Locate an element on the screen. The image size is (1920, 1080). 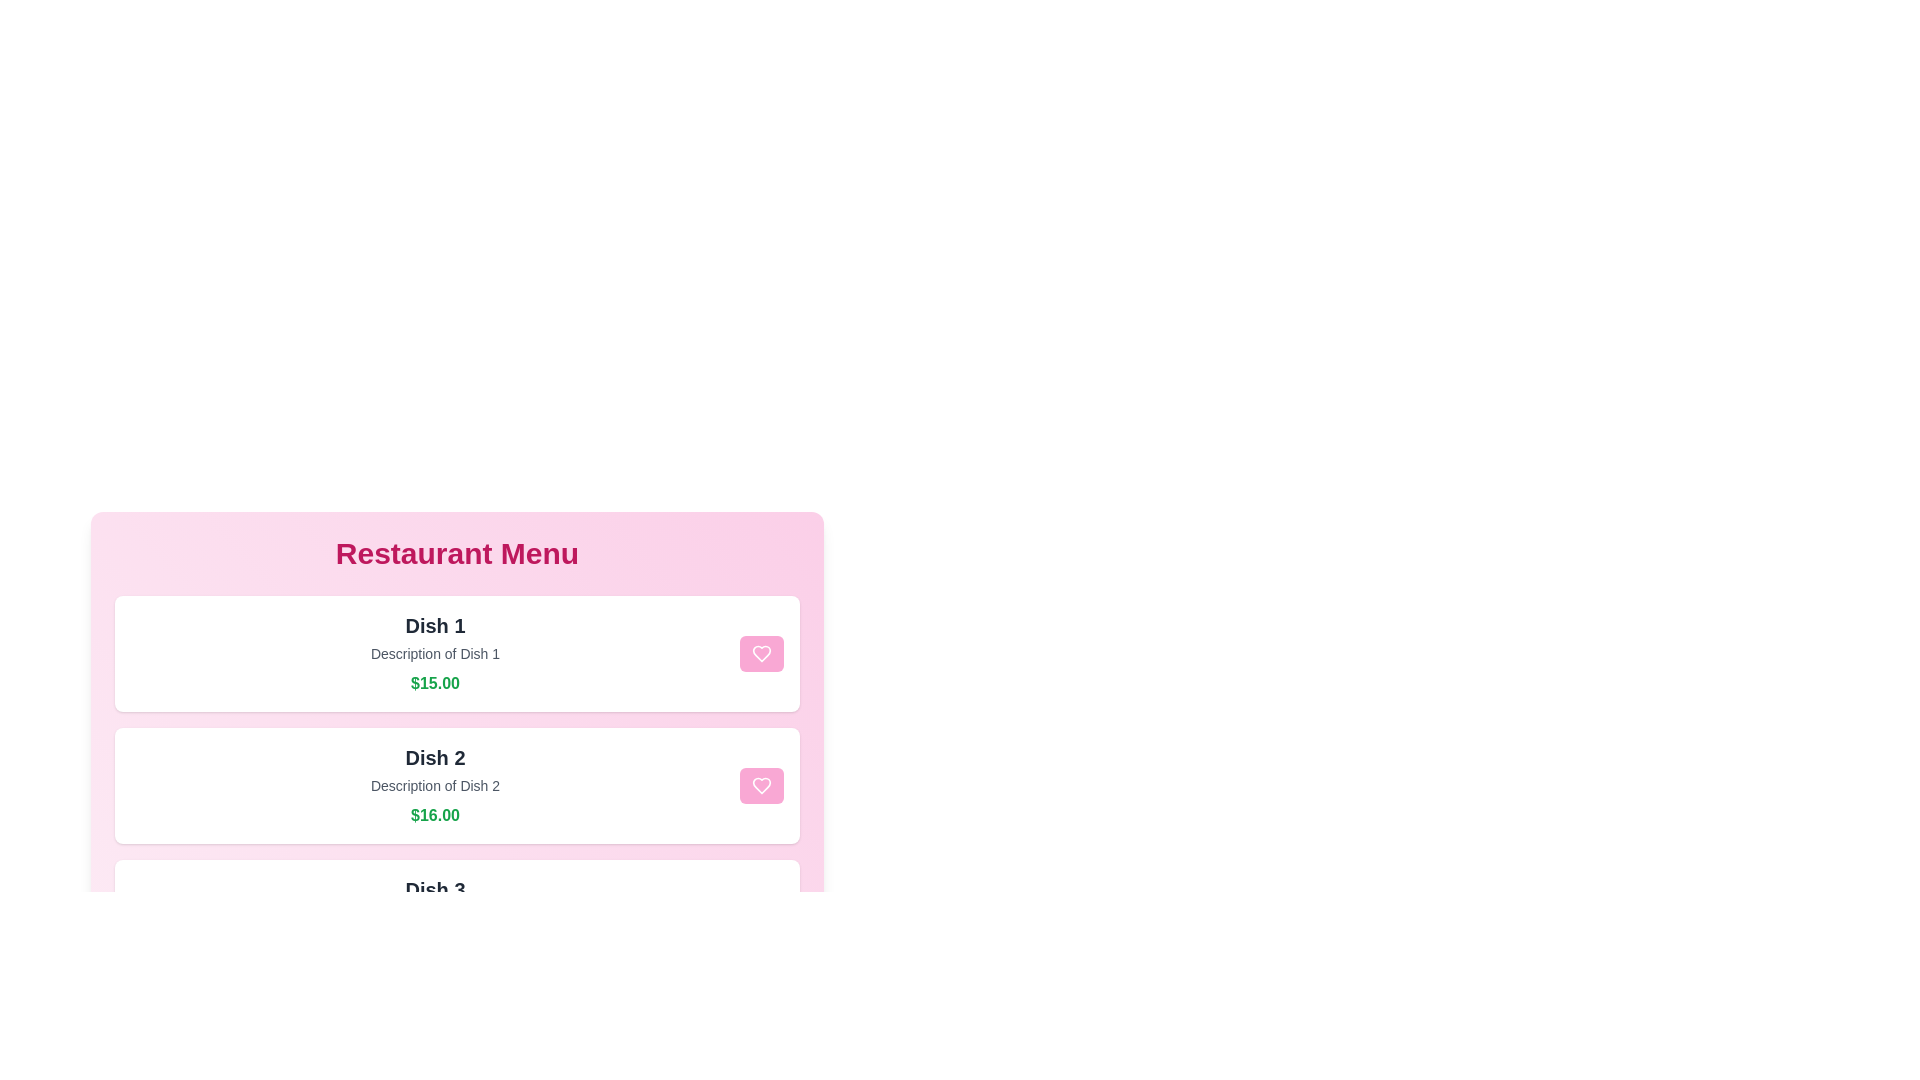
text content of the description located beneath 'Dish 1' and above '$15.00' is located at coordinates (434, 654).